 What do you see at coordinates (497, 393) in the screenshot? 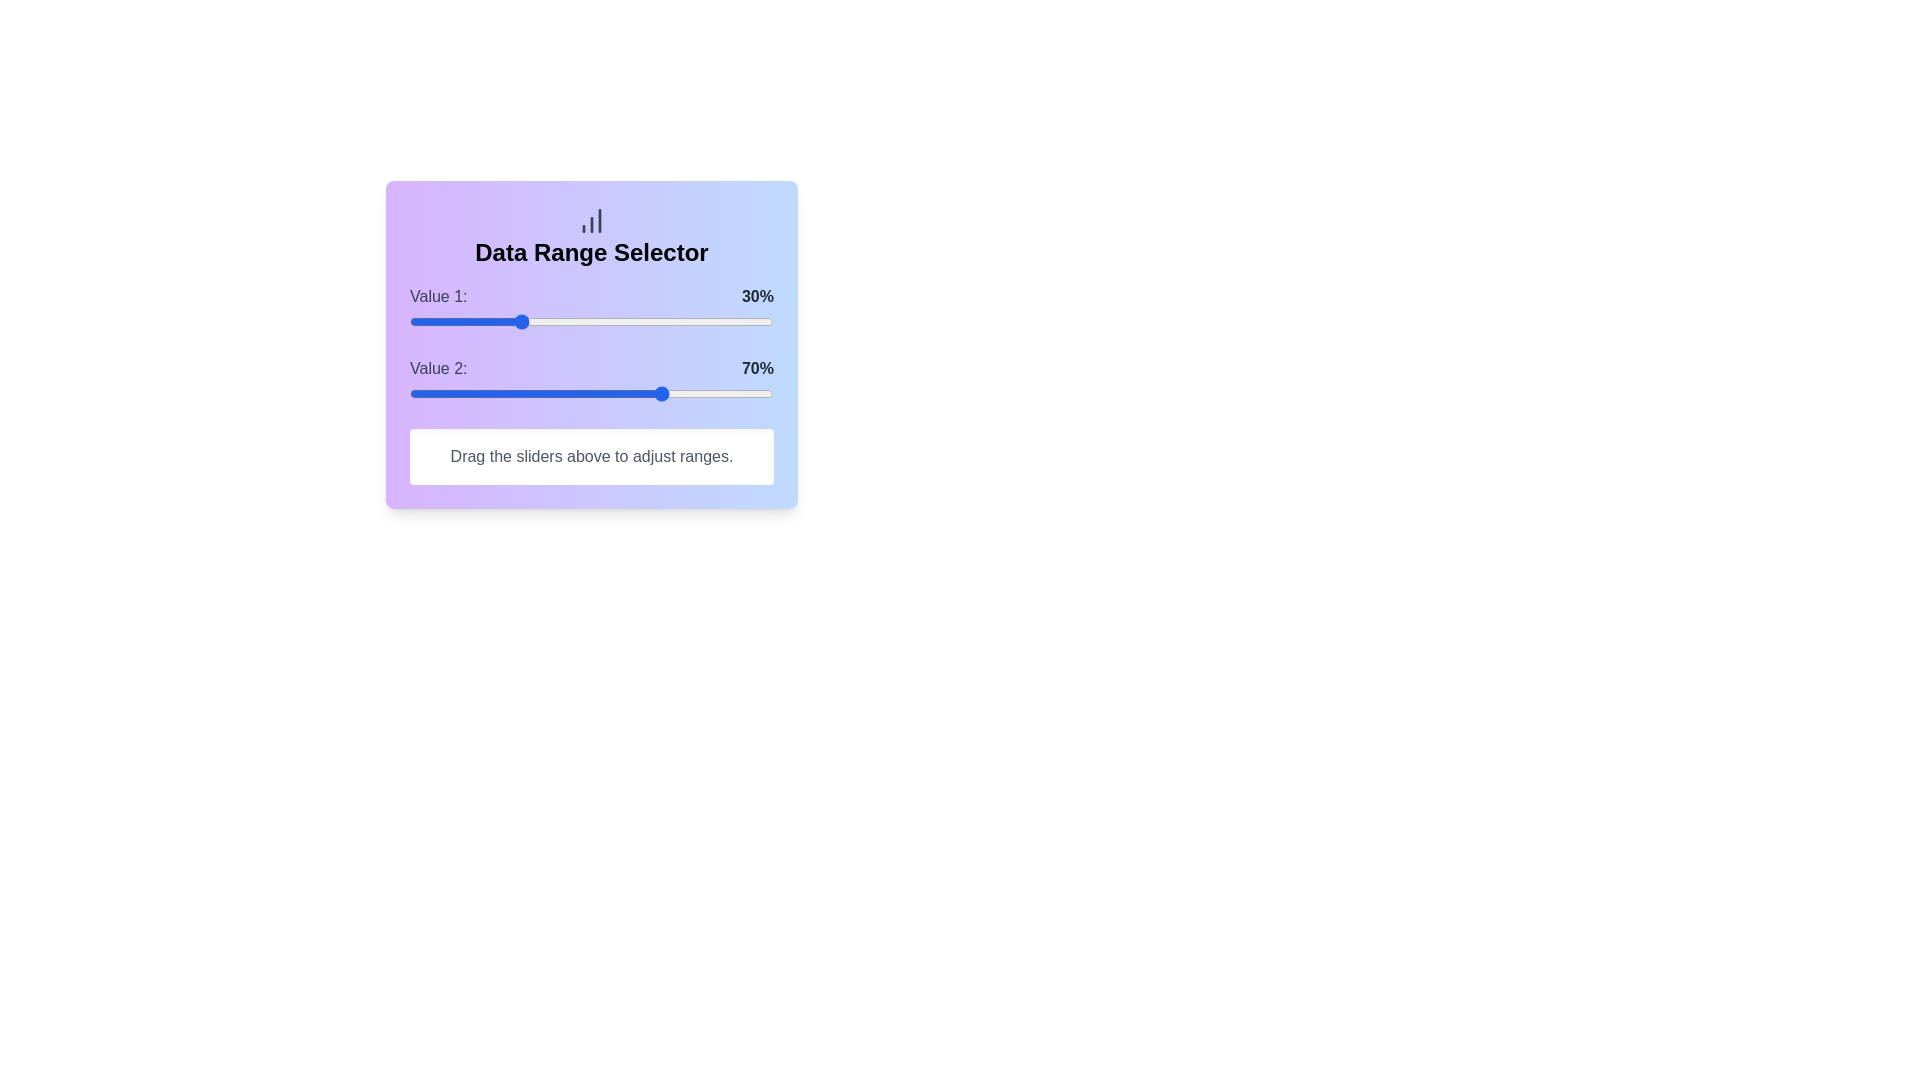
I see `the Value 2 slider to 24%` at bounding box center [497, 393].